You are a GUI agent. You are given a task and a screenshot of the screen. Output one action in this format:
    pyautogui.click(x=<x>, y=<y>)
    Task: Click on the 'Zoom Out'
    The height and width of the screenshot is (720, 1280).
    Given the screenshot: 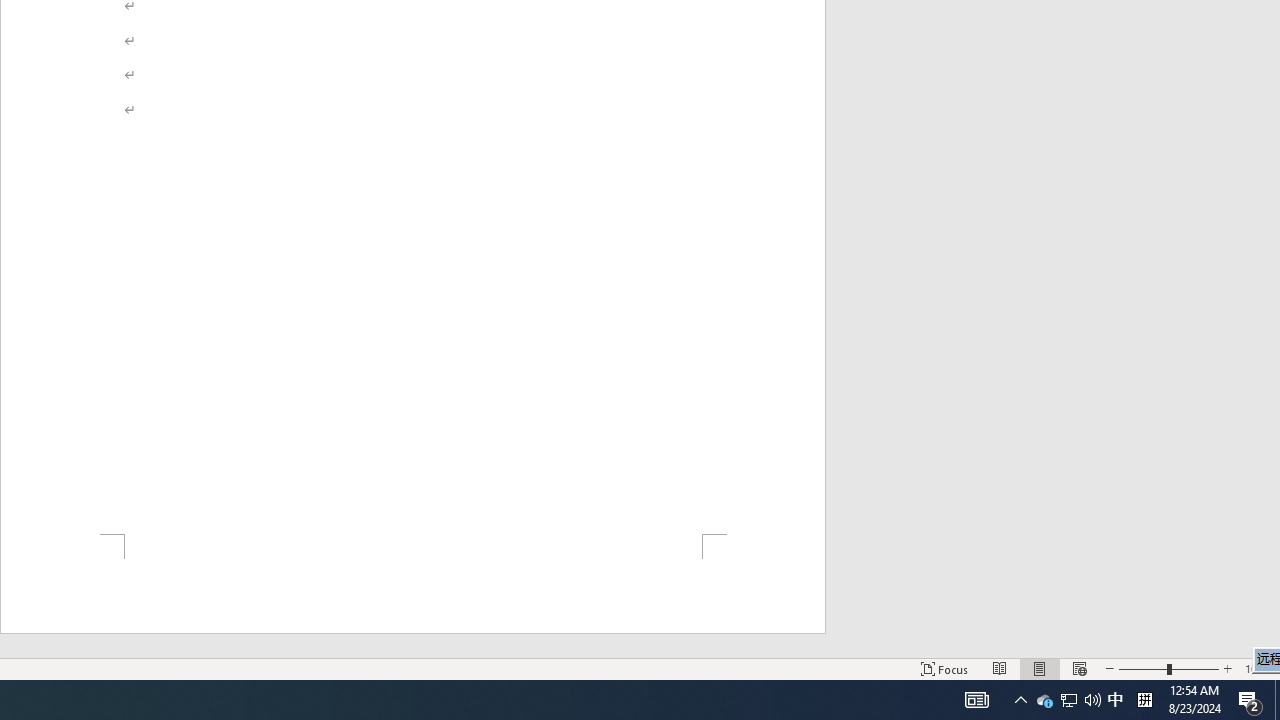 What is the action you would take?
    pyautogui.click(x=1143, y=669)
    